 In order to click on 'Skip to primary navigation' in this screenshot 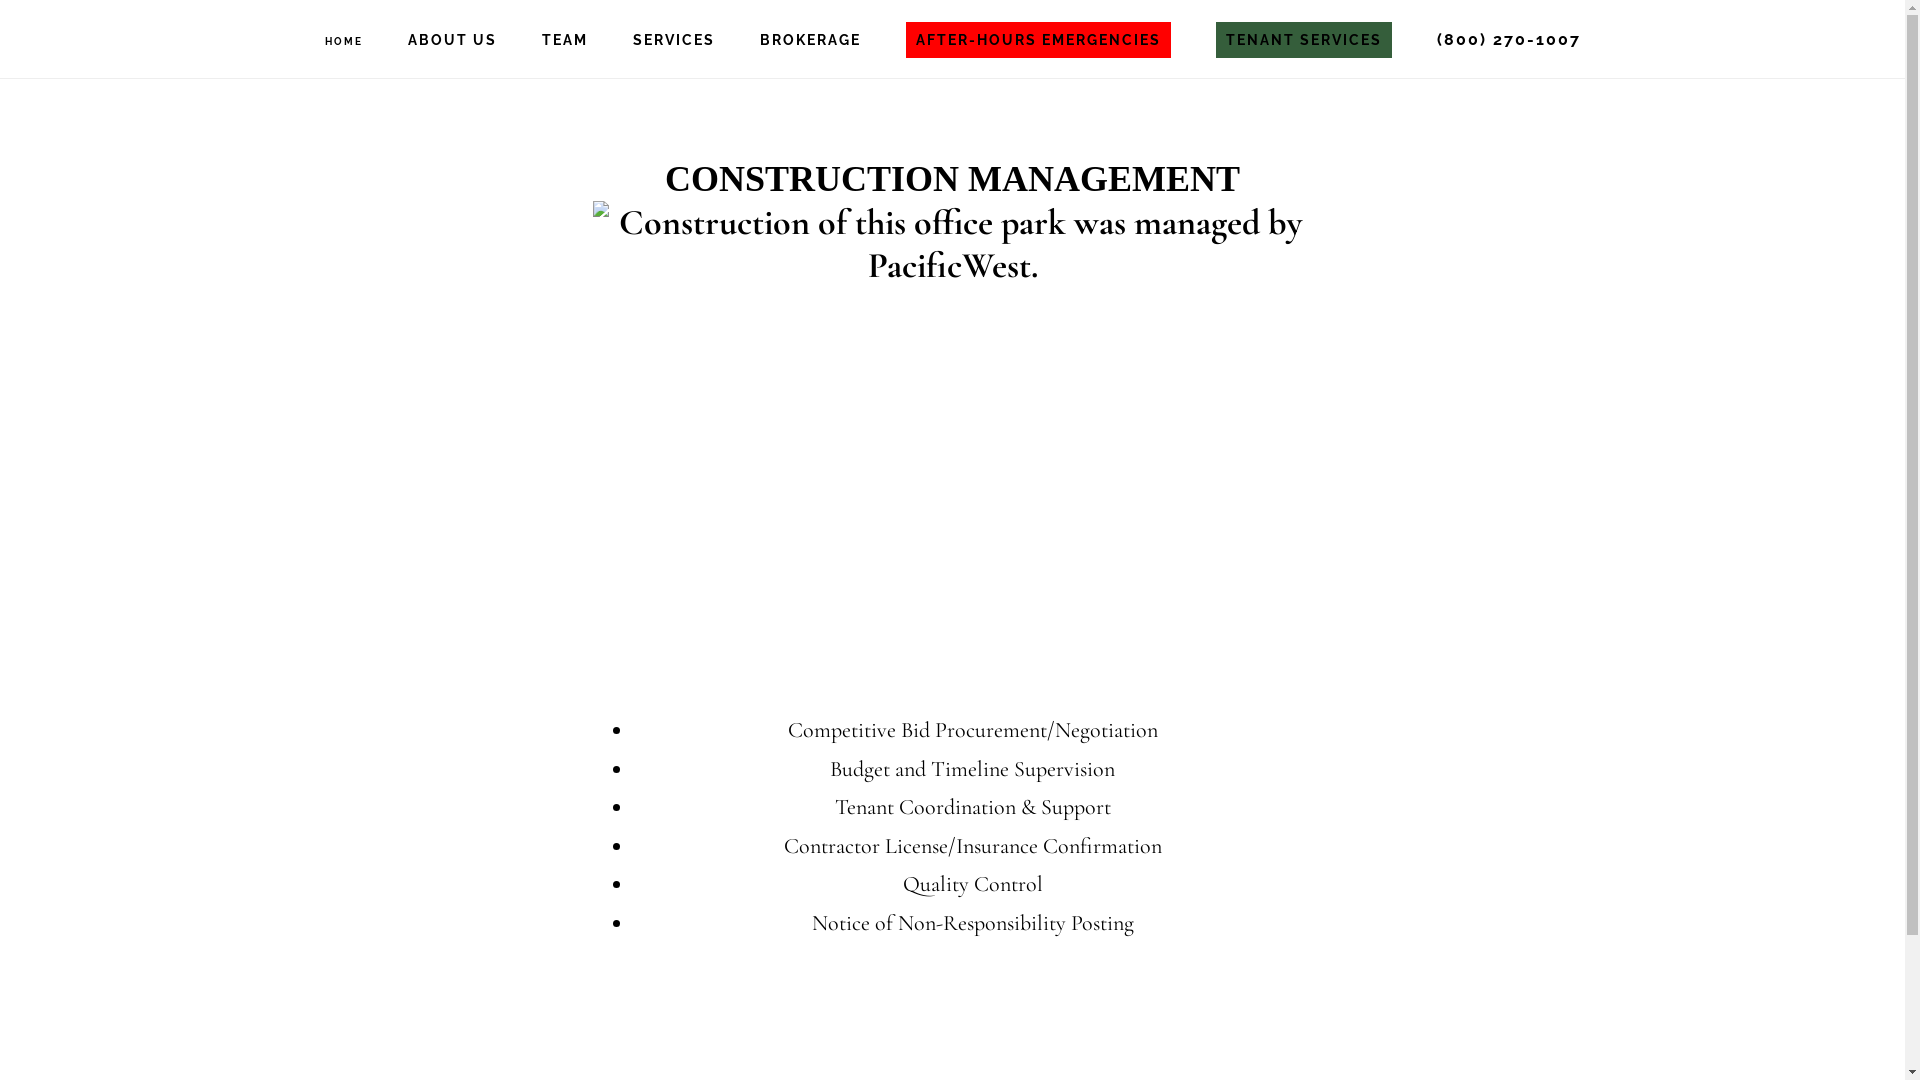, I will do `click(0, 0)`.